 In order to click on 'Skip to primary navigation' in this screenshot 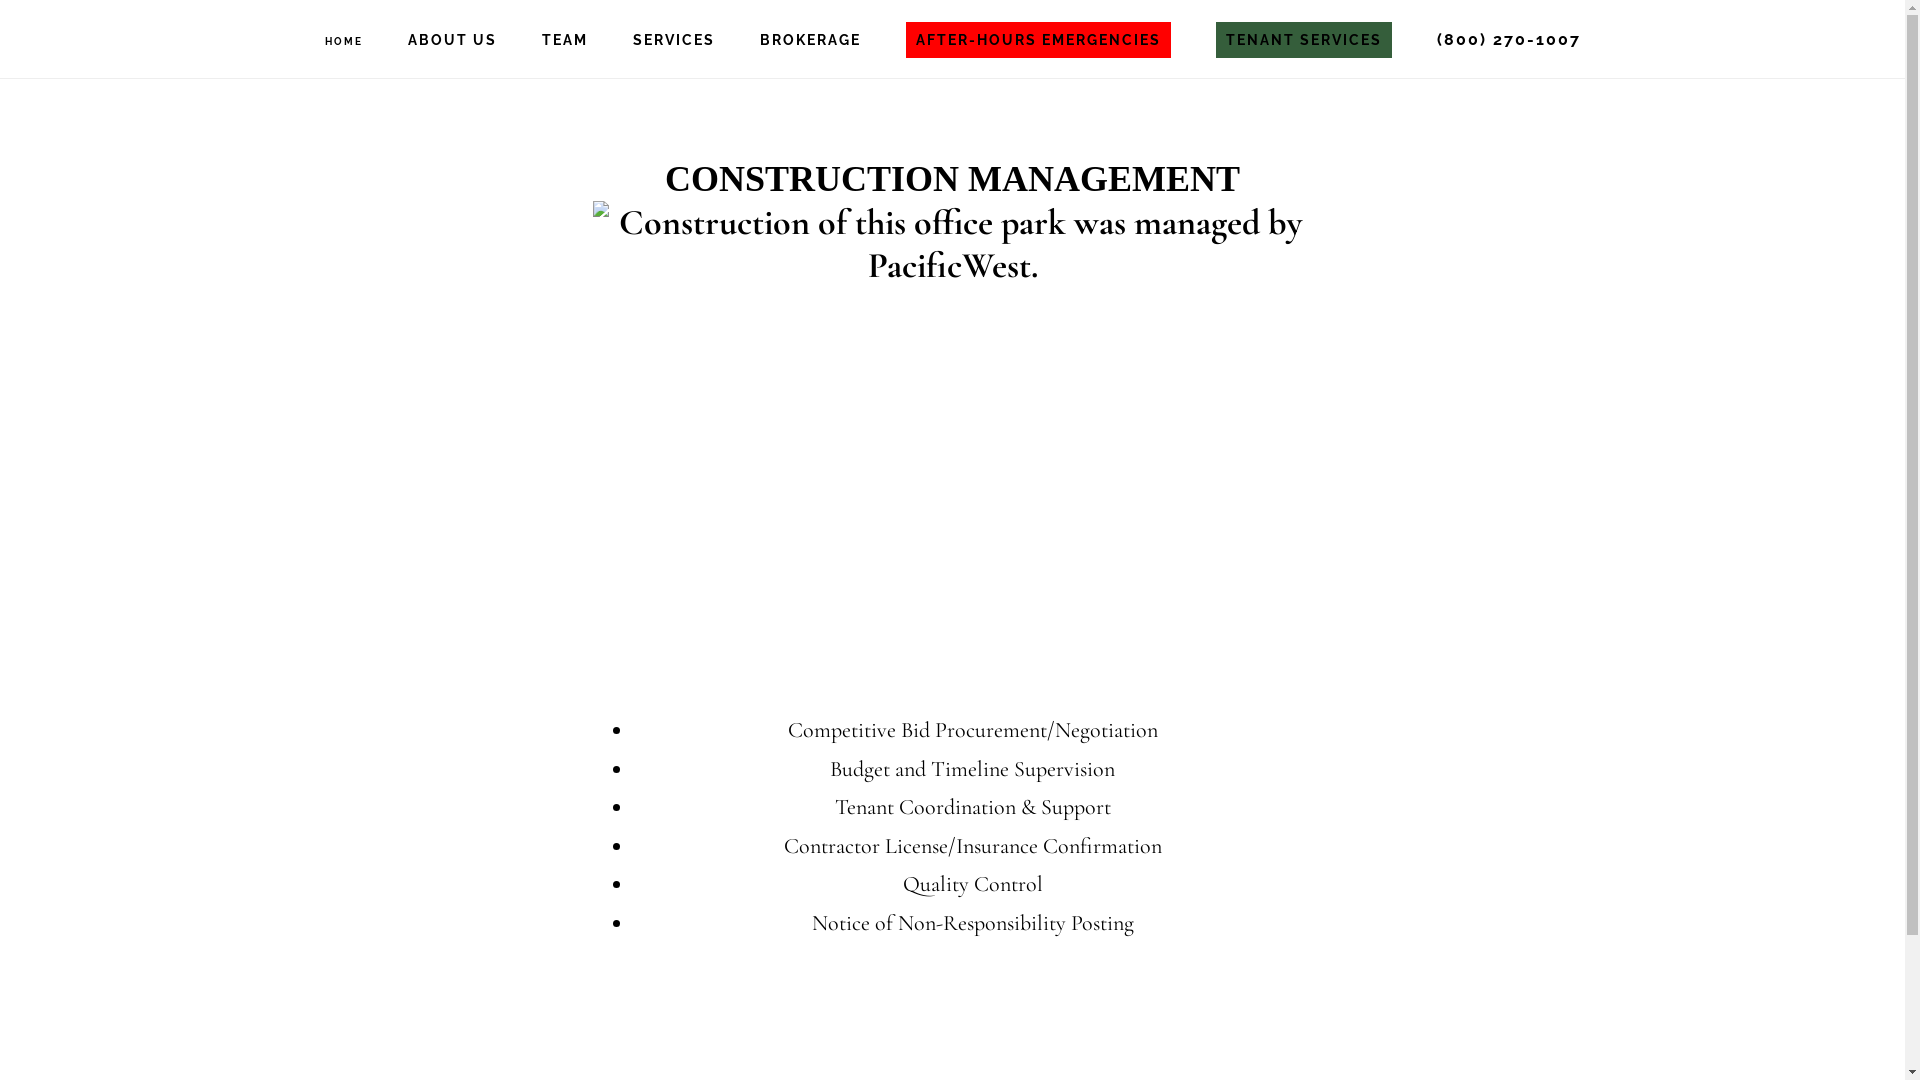, I will do `click(0, 0)`.